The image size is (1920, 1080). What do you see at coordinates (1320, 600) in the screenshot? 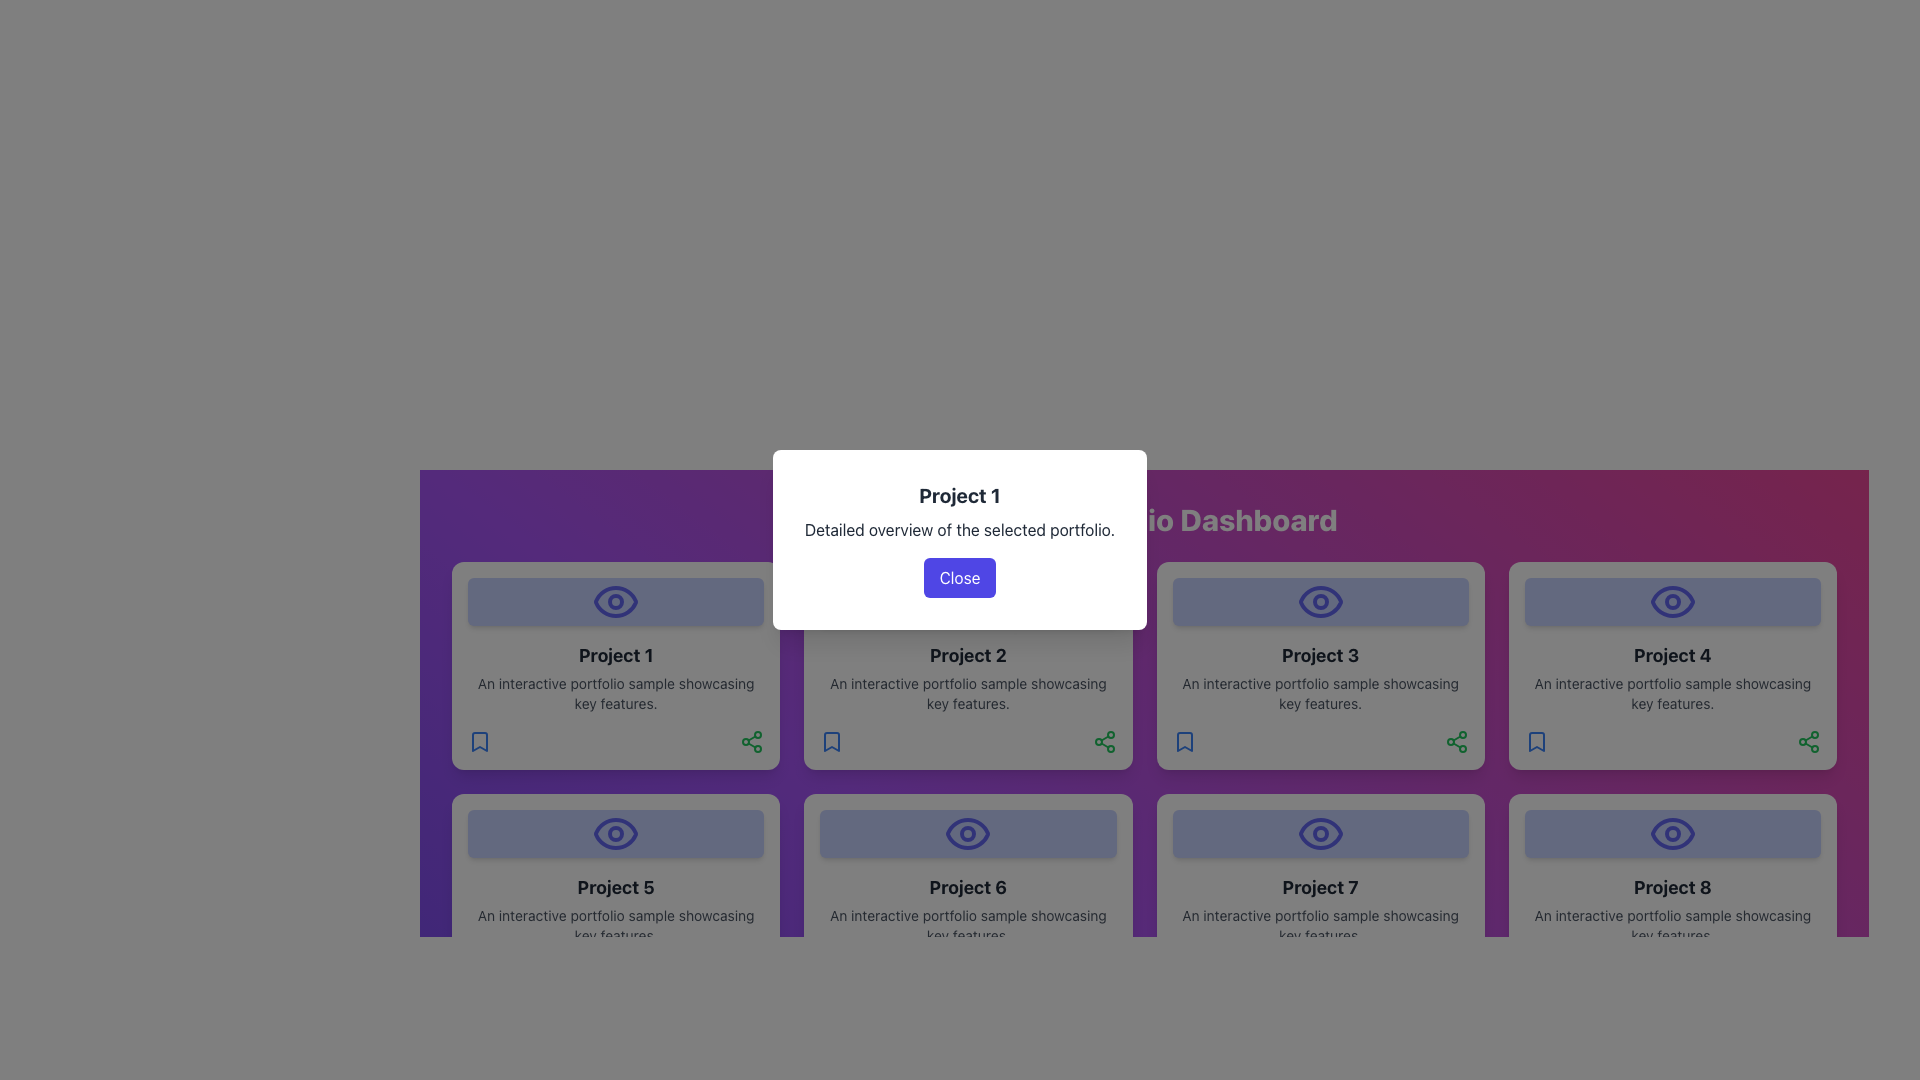
I see `the small circle within the eye icon at the top of the 'Project 3' card in the second row of the grid` at bounding box center [1320, 600].